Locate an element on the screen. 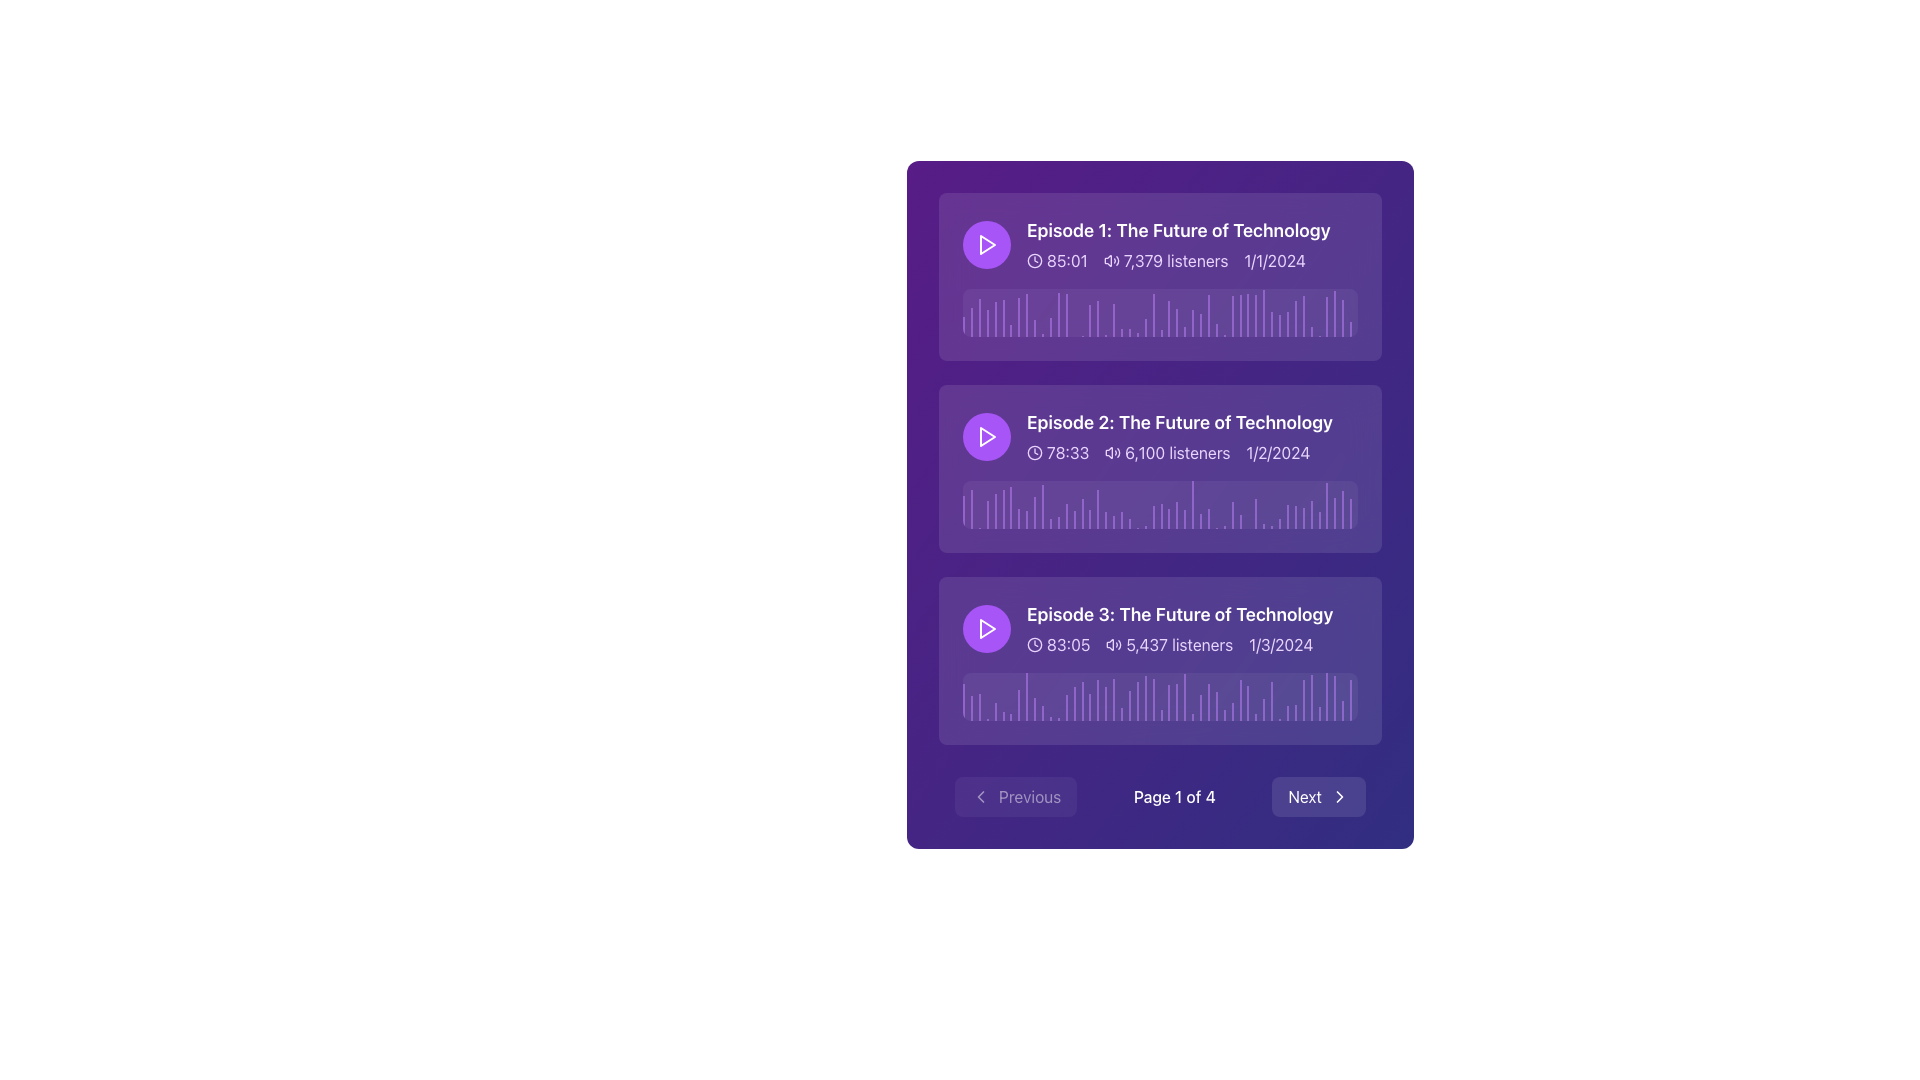 The height and width of the screenshot is (1080, 1920). the playback progress indicator bar located within the second item of the podcast episode list, representing the playback progress is located at coordinates (1019, 518).